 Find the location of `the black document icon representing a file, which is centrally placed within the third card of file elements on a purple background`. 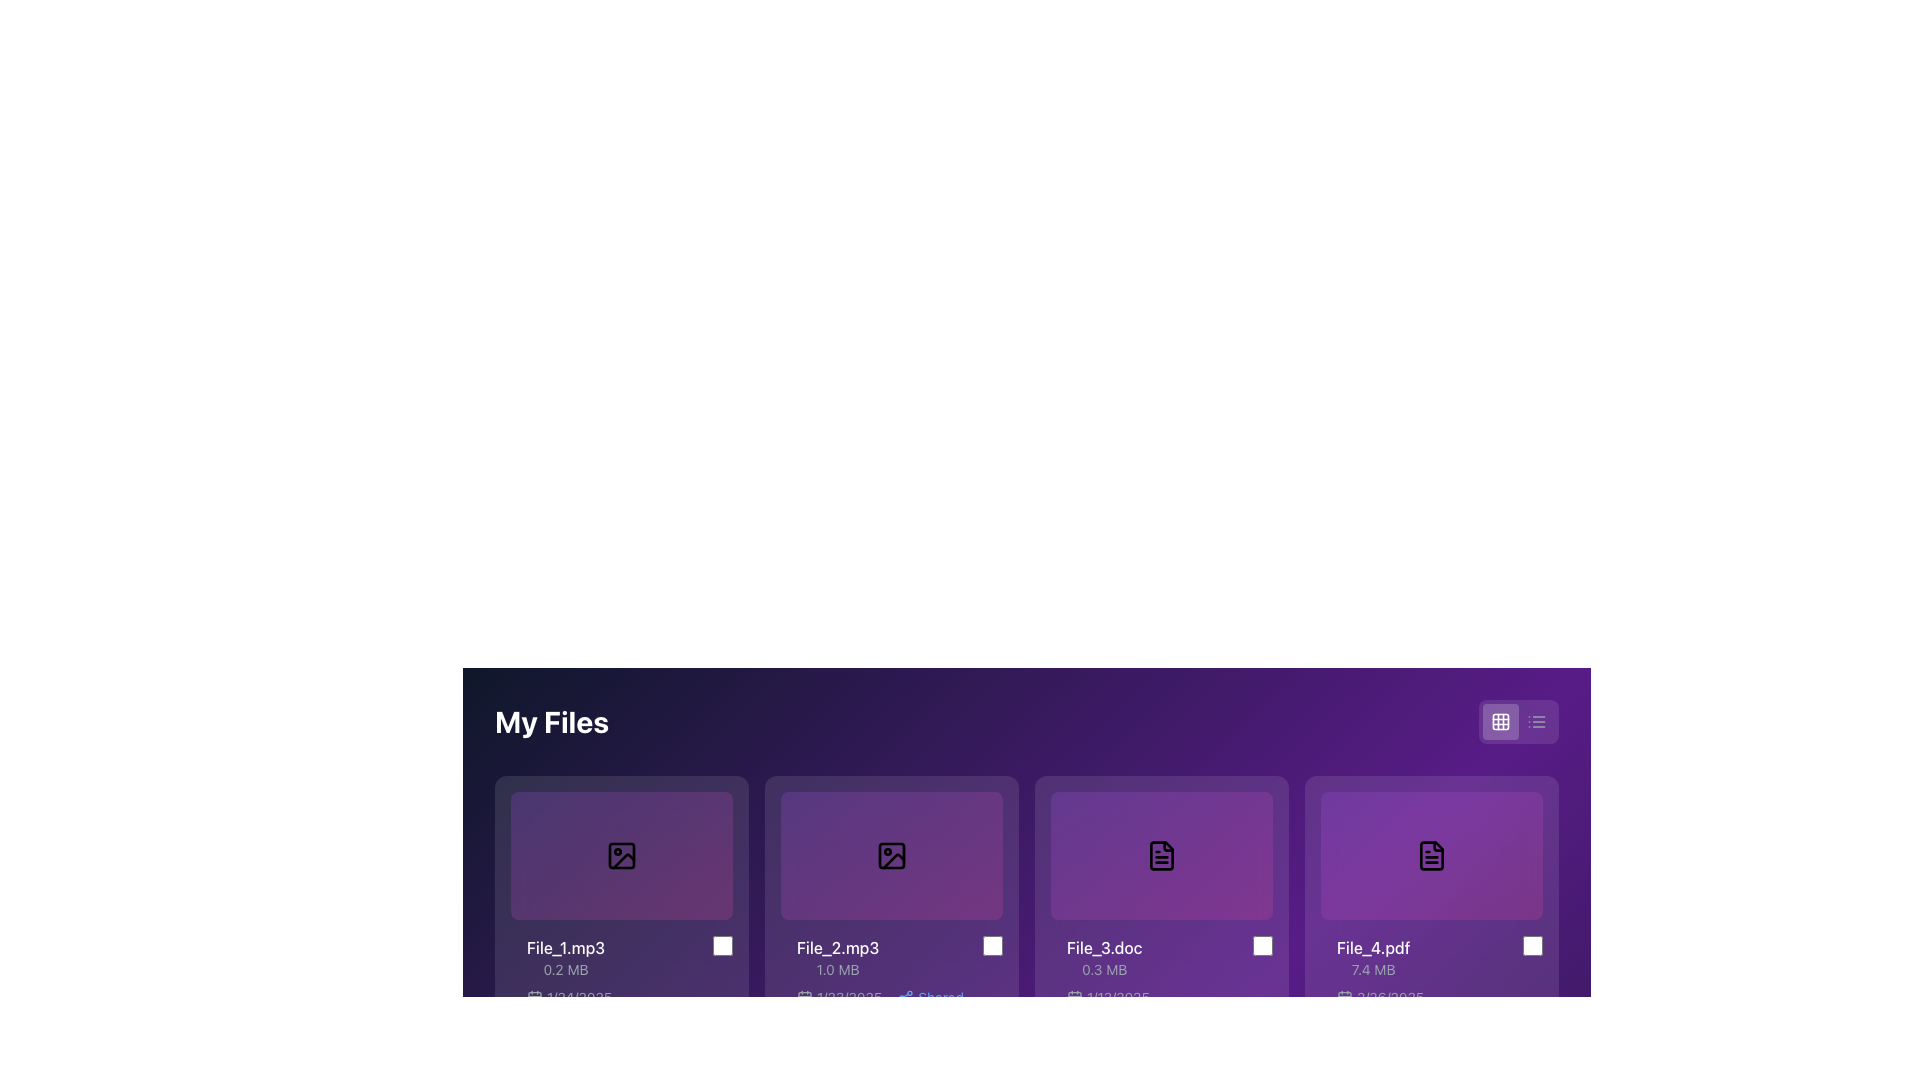

the black document icon representing a file, which is centrally placed within the third card of file elements on a purple background is located at coordinates (1161, 855).